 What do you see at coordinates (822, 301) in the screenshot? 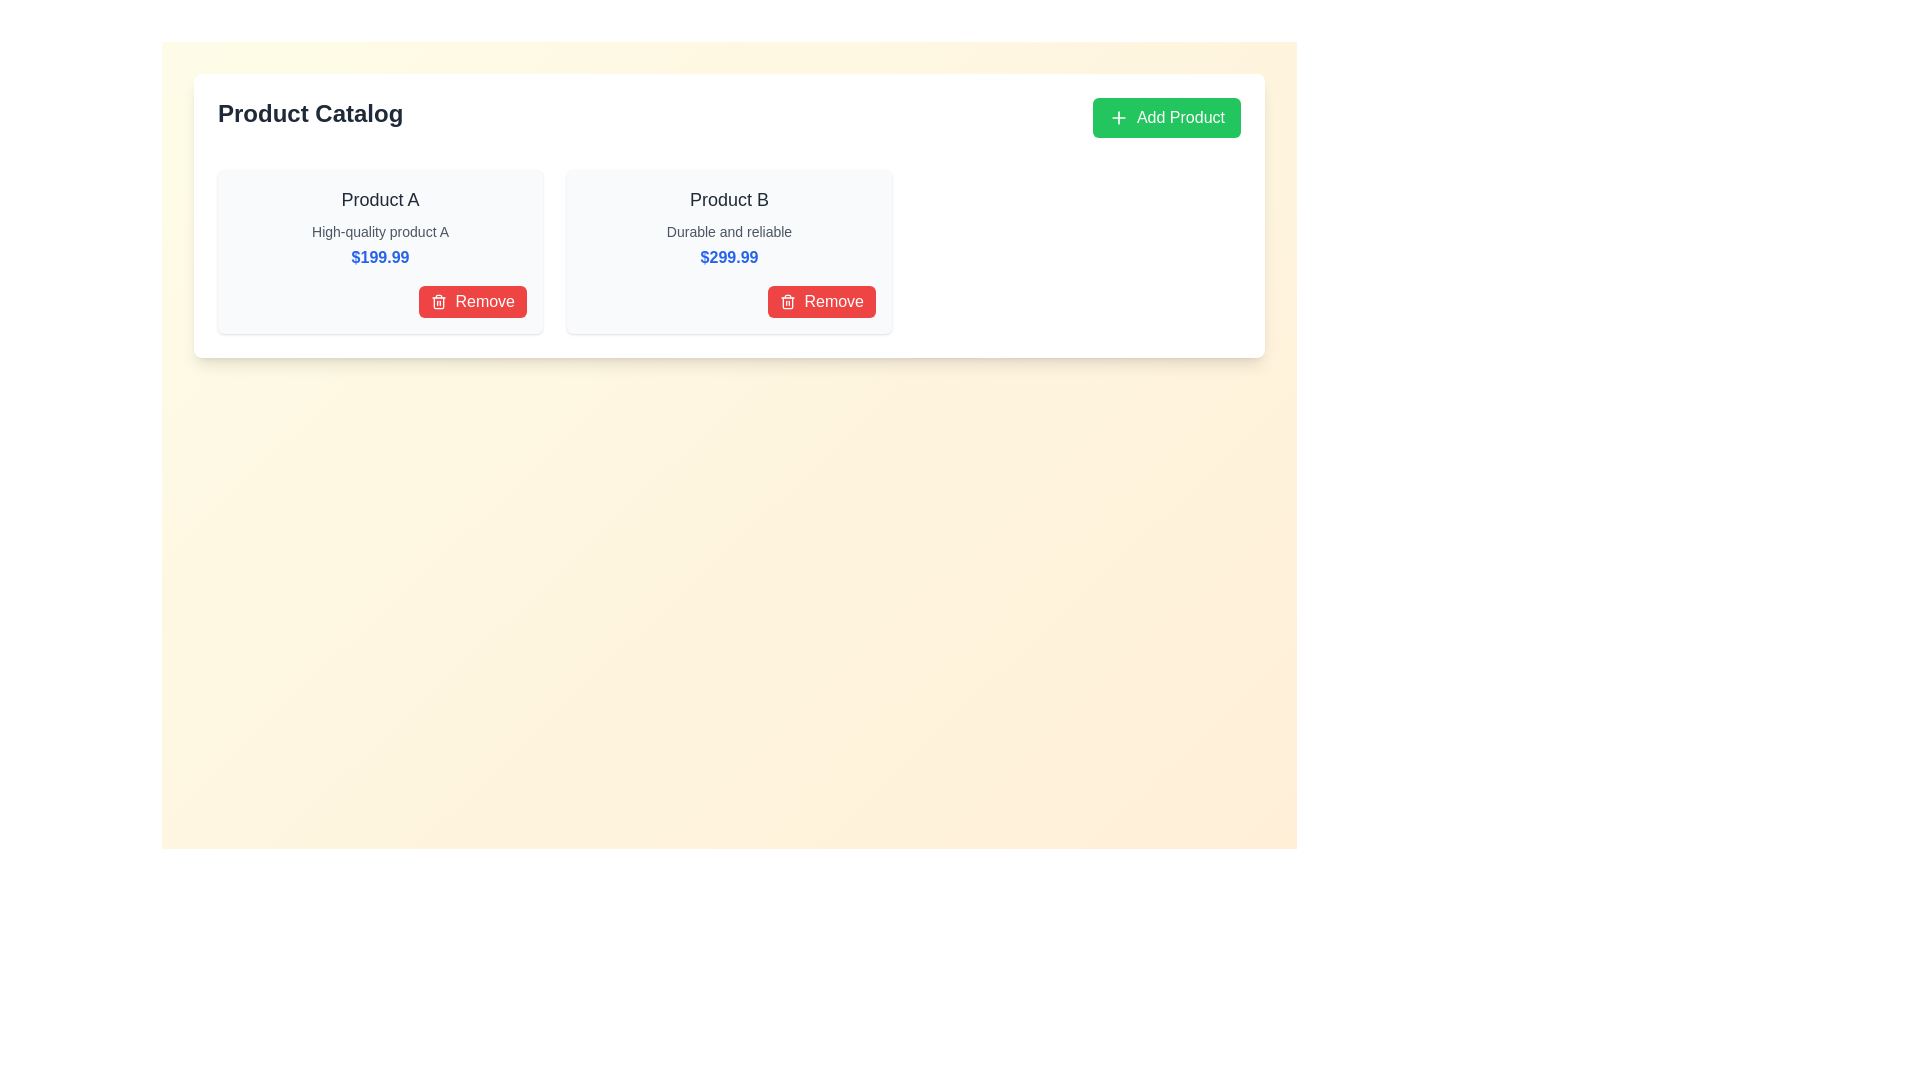
I see `the button that removes the product entry associated with 'Product B' in the second row of the 'Product Catalog' section` at bounding box center [822, 301].